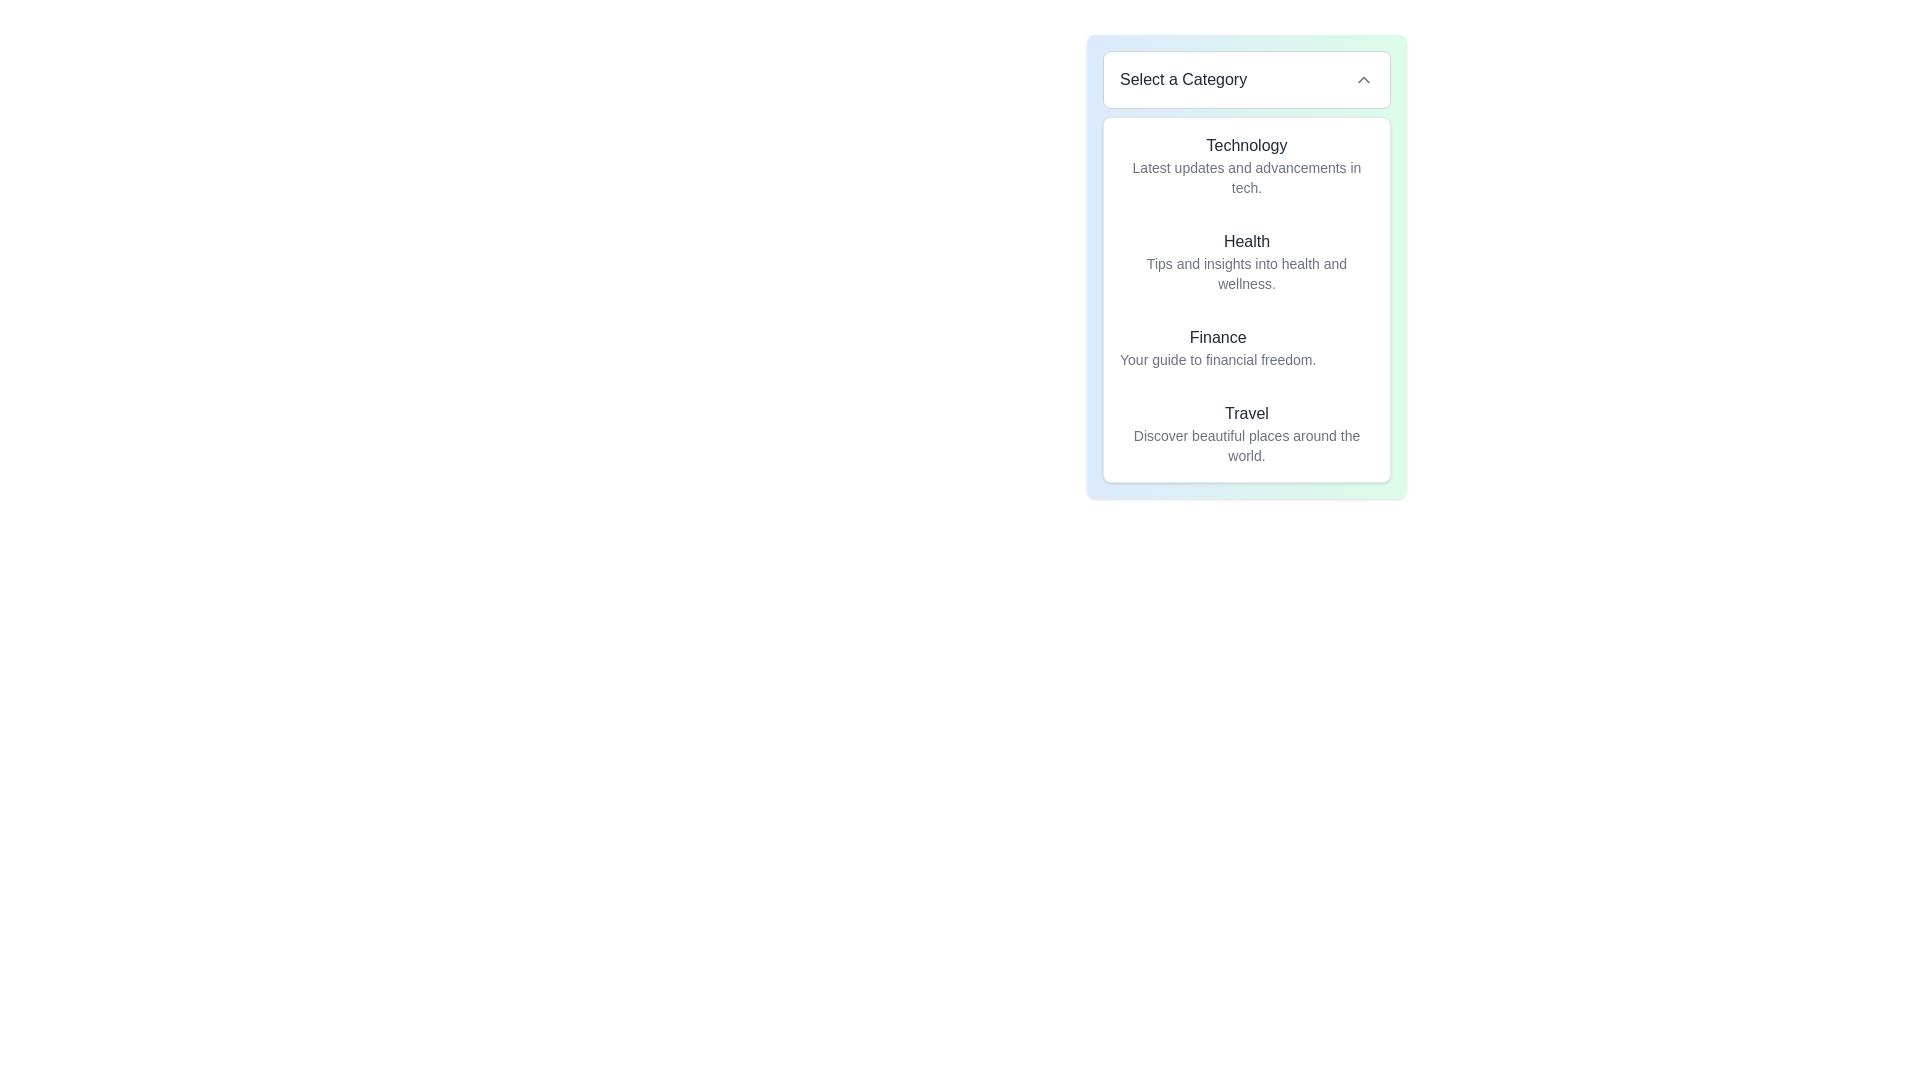  I want to click on the chevron icon located at the rightmost edge of the 'Select a Category' dropdown, so click(1362, 79).